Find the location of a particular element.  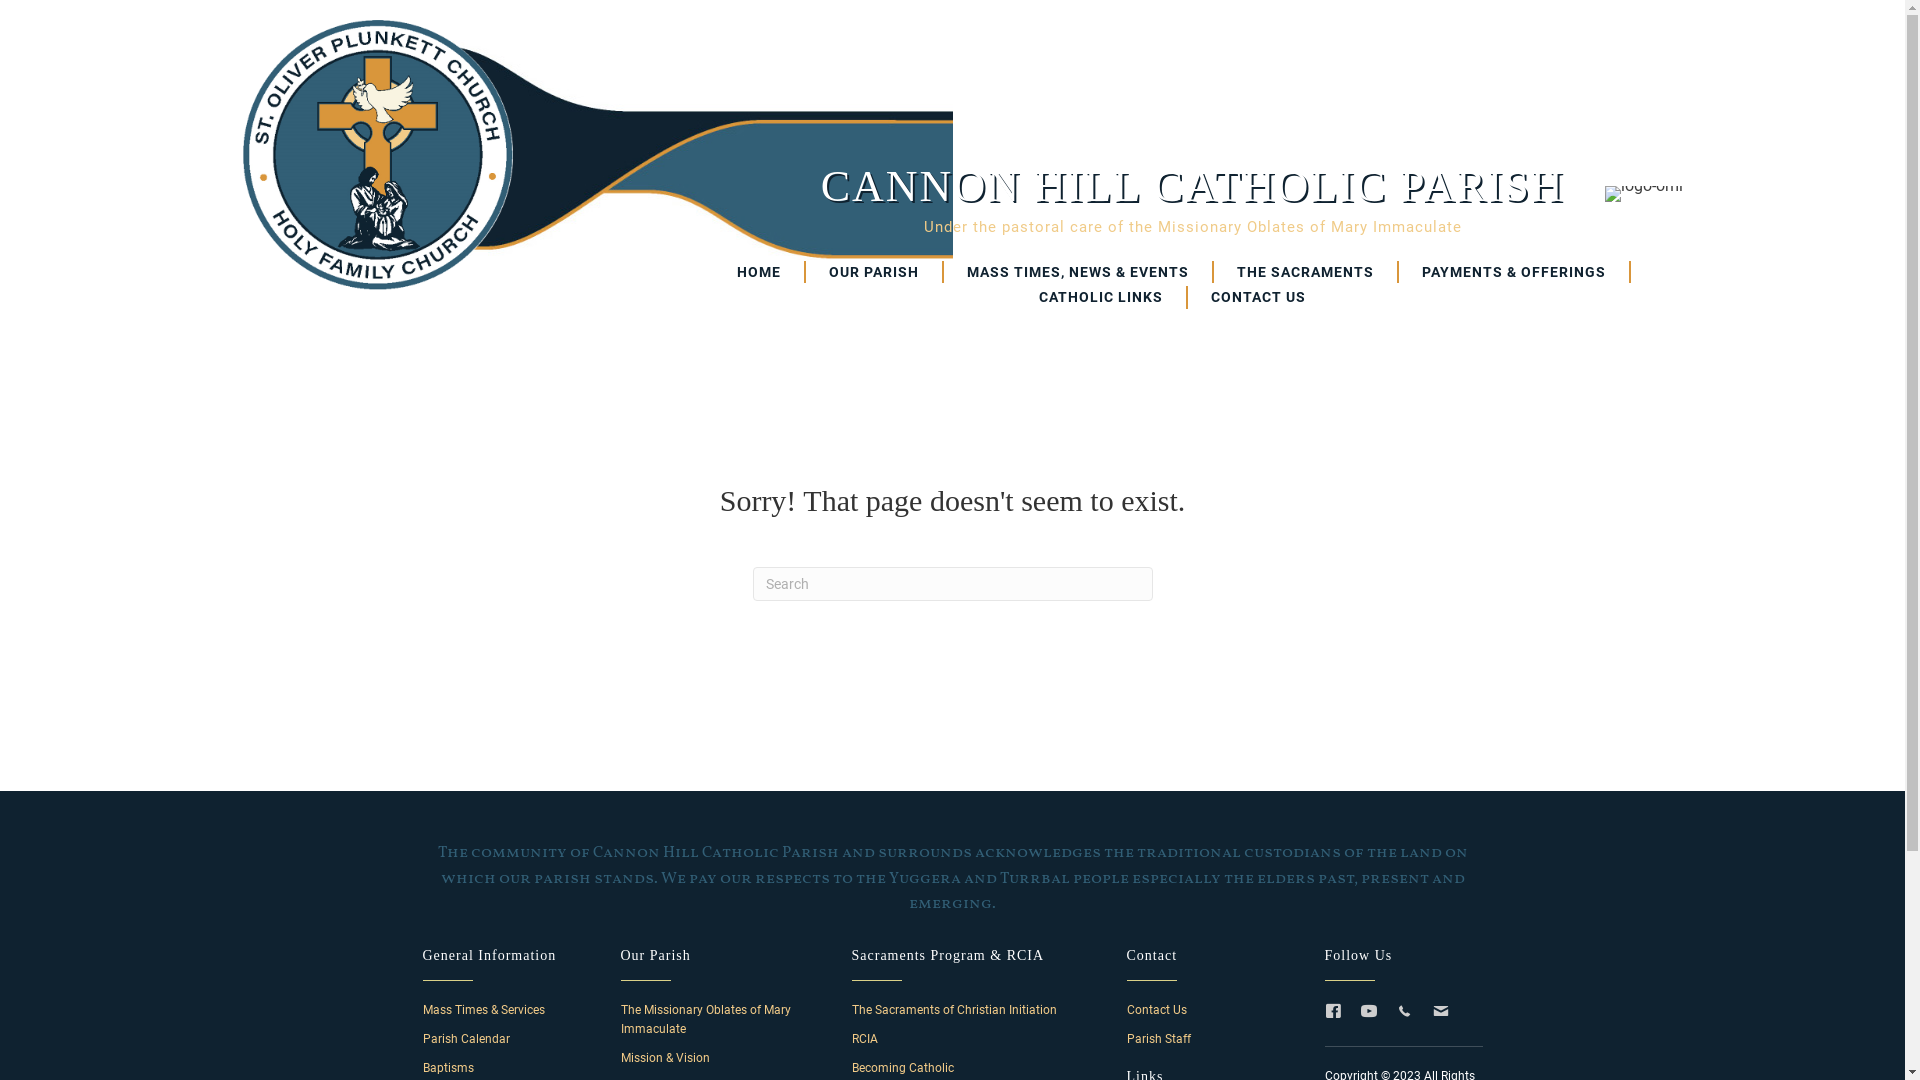

'Type and press Enter to search.' is located at coordinates (950, 583).